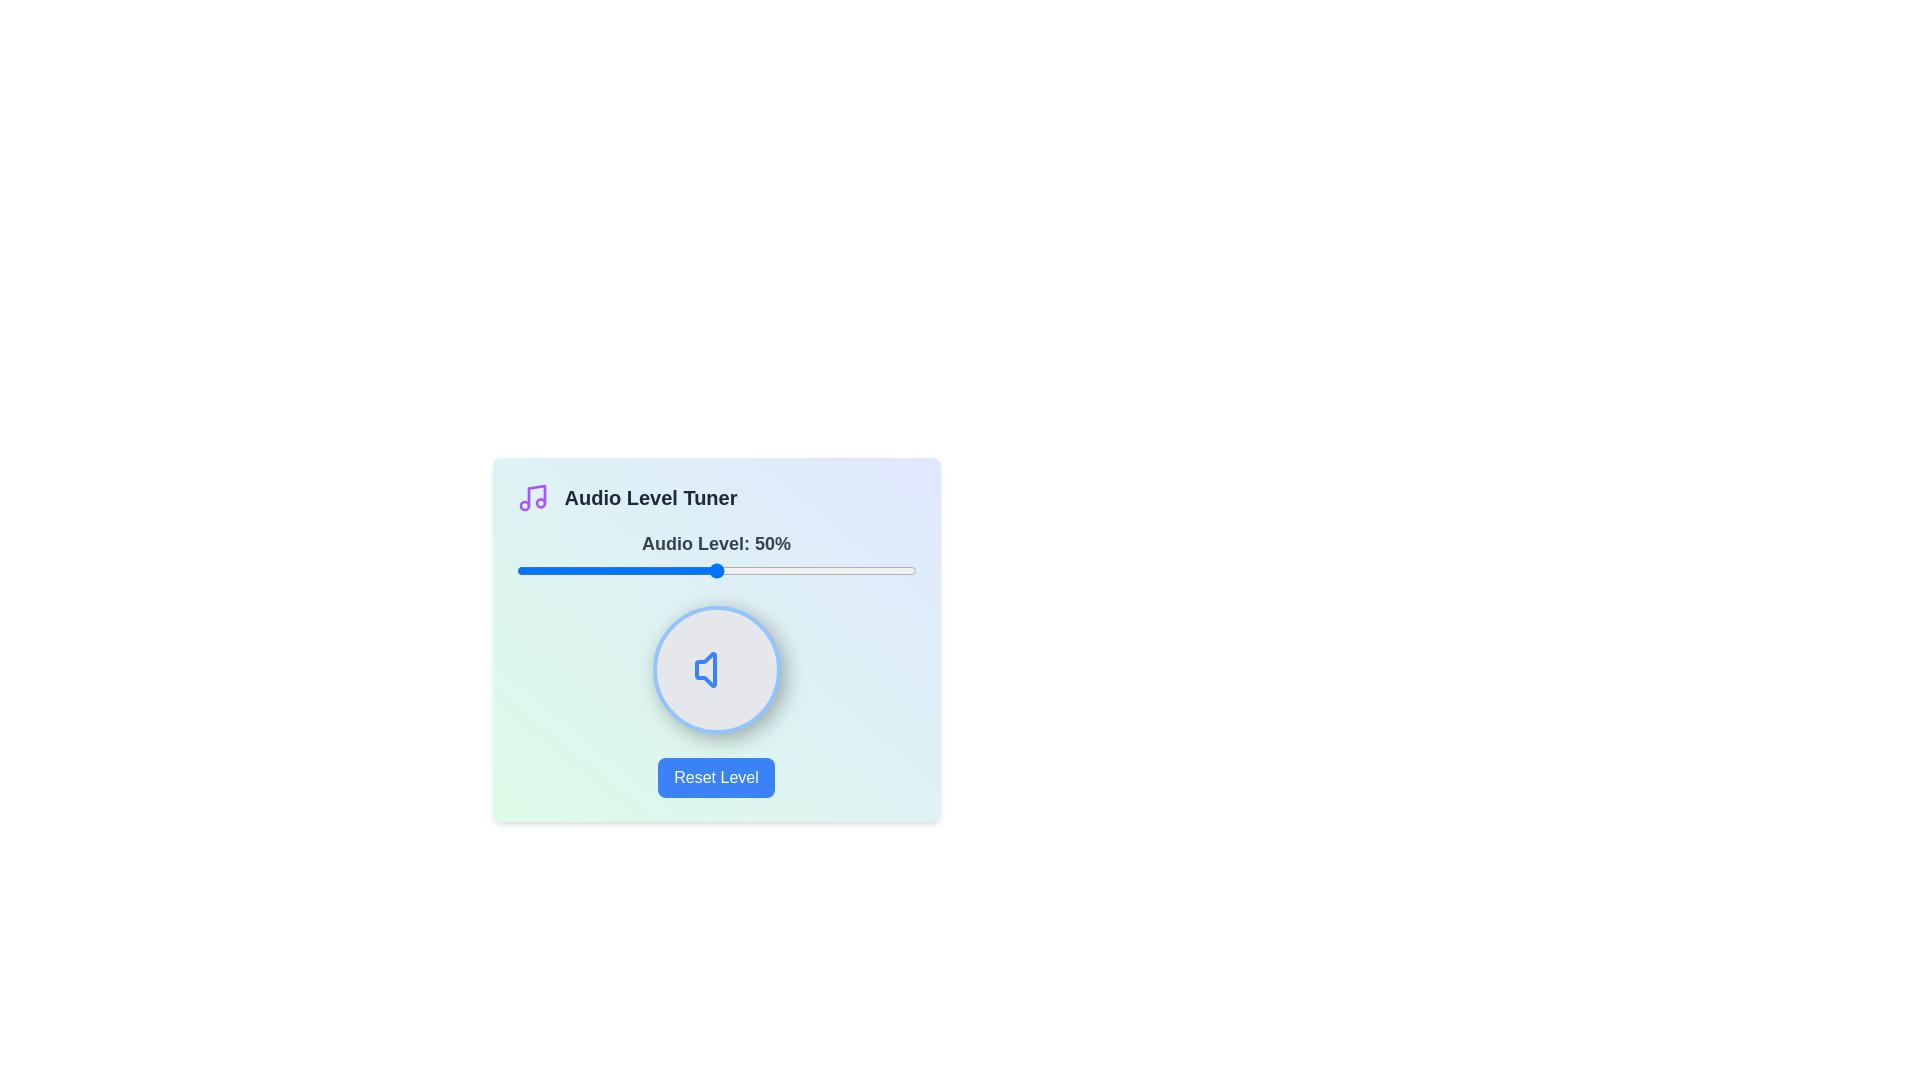 The width and height of the screenshot is (1920, 1080). I want to click on the audio level to 28% by dragging the slider, so click(627, 570).